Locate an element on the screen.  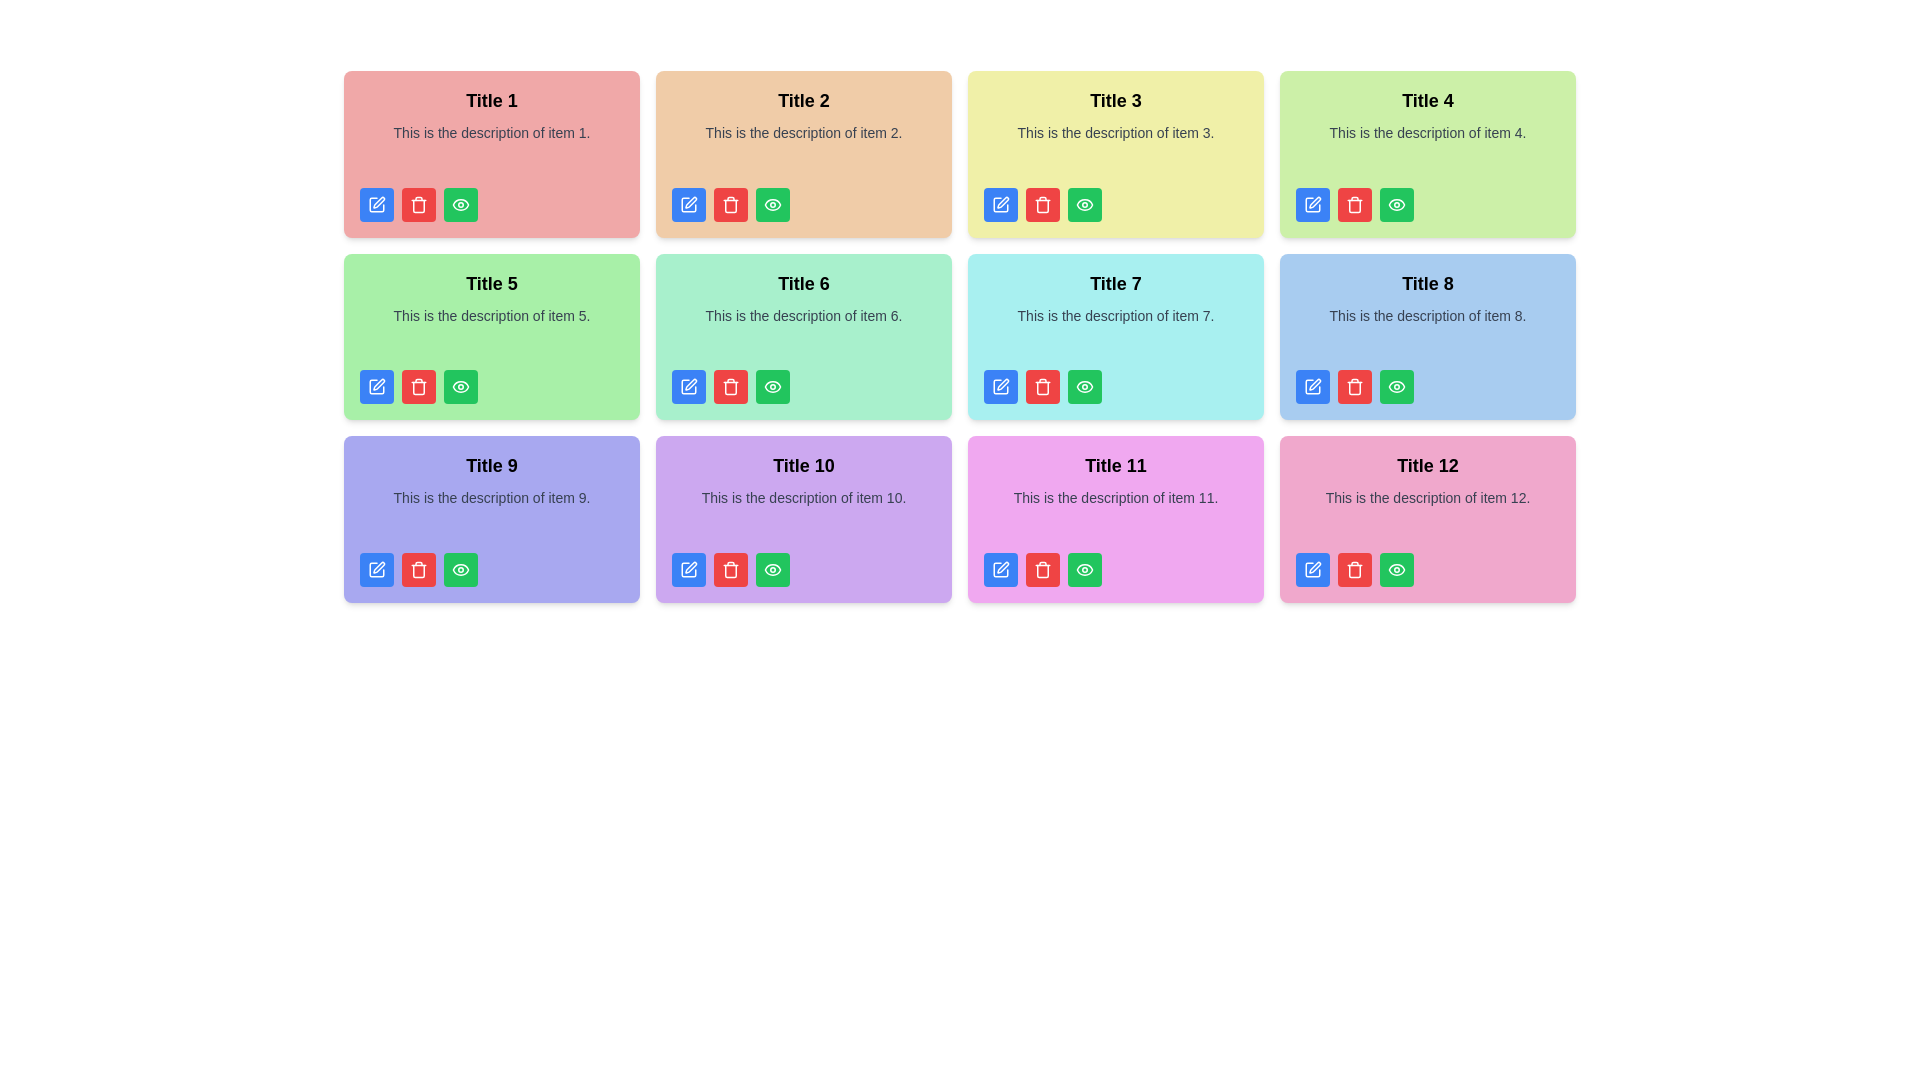
the icons within the Card component titled 'Title 10', which has a light purple background and contains a blue pencil icon, a red trash bin icon, and a green eye icon at the bottom is located at coordinates (804, 518).